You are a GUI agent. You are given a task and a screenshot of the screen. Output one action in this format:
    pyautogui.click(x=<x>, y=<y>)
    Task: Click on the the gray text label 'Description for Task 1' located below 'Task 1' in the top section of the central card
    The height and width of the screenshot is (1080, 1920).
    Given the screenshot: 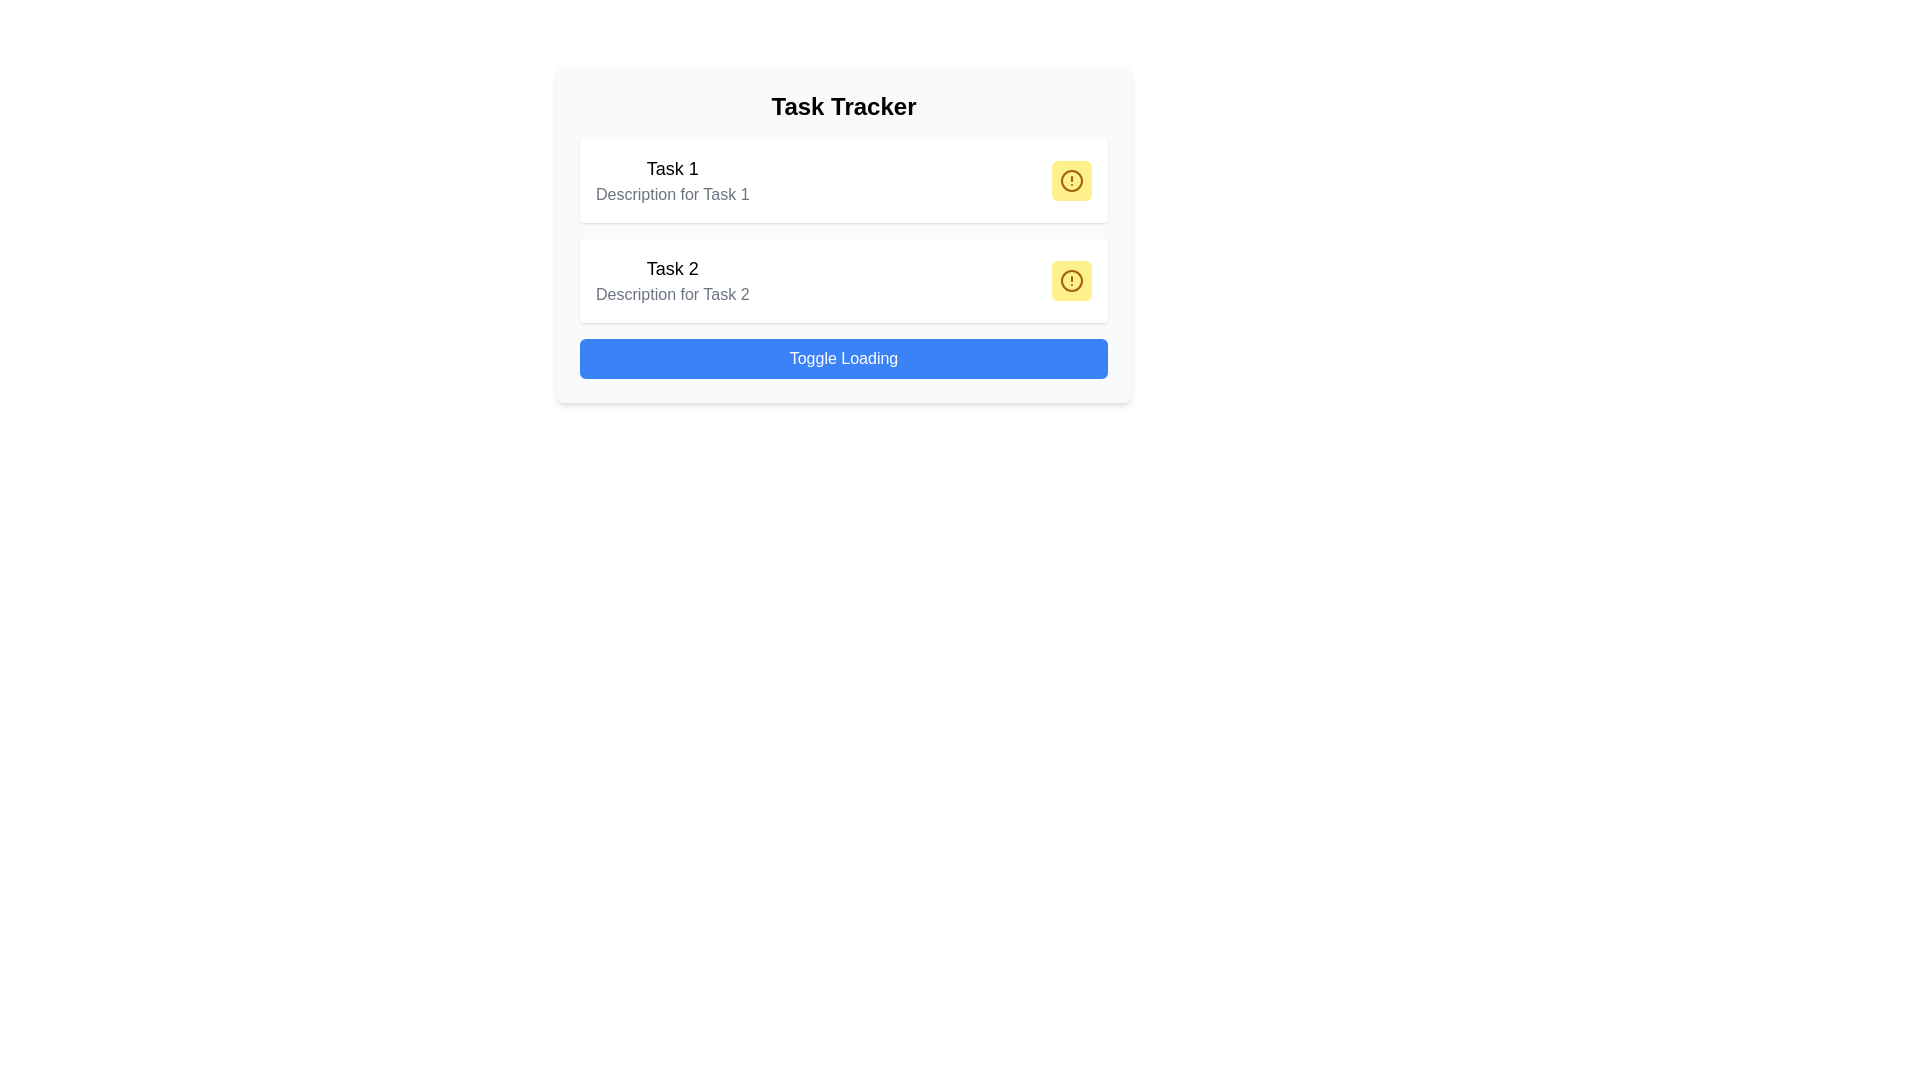 What is the action you would take?
    pyautogui.click(x=672, y=195)
    